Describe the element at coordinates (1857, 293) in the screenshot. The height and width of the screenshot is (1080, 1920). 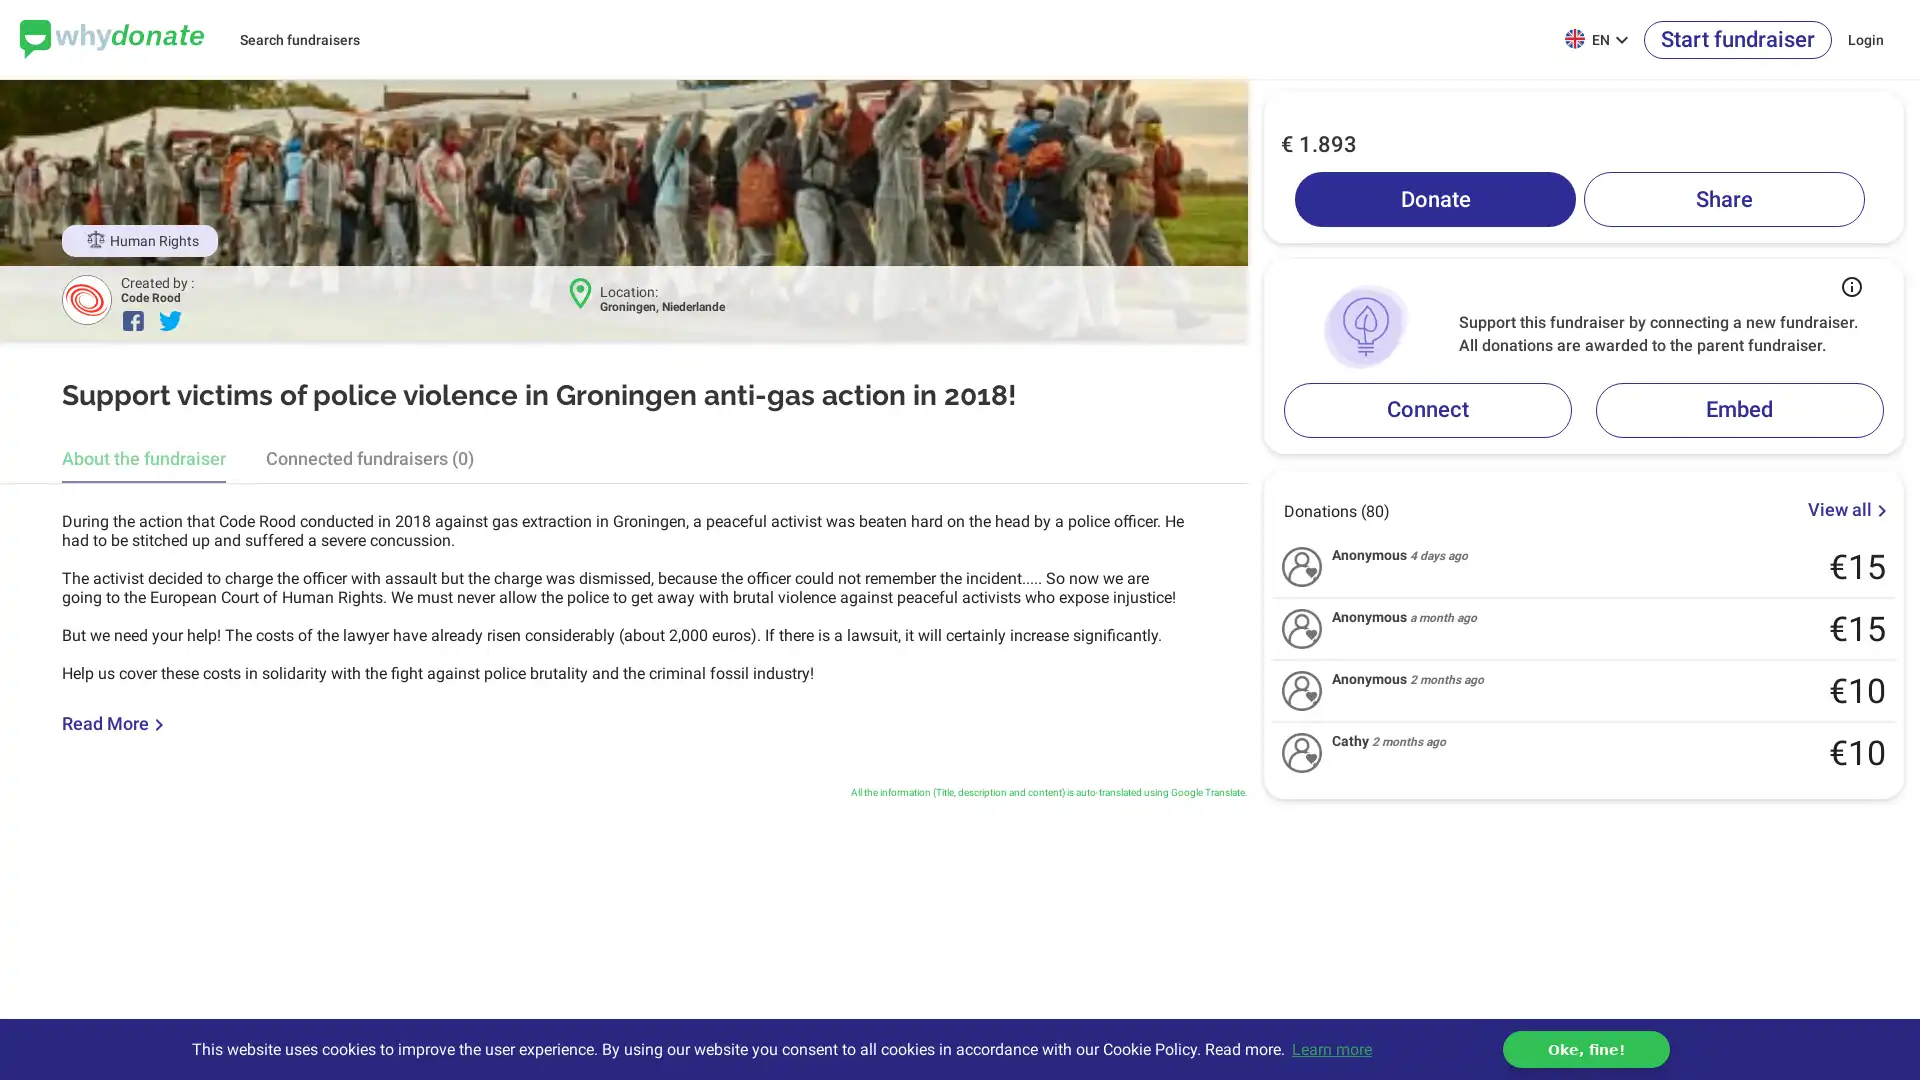
I see `Button that displays a tooltip when focused or hovered over` at that location.